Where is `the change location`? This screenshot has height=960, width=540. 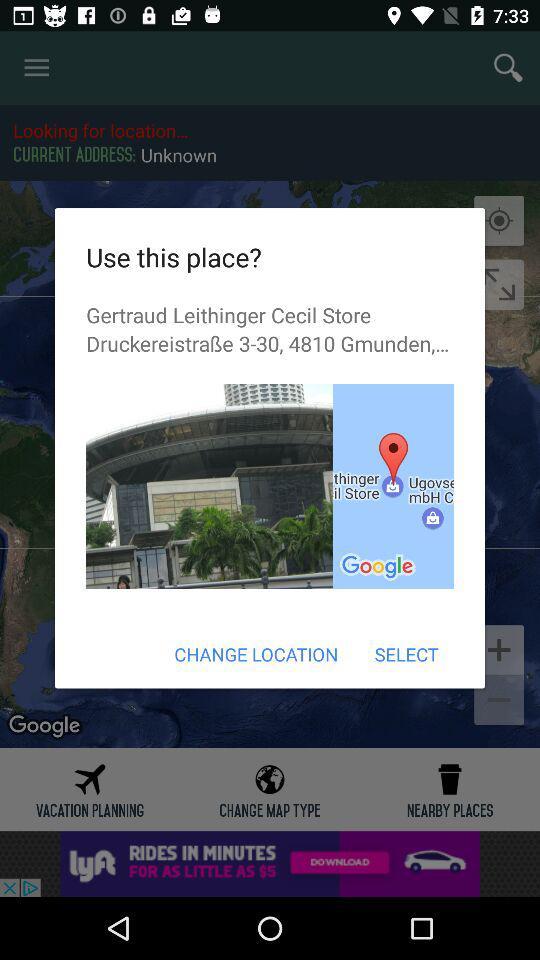 the change location is located at coordinates (256, 653).